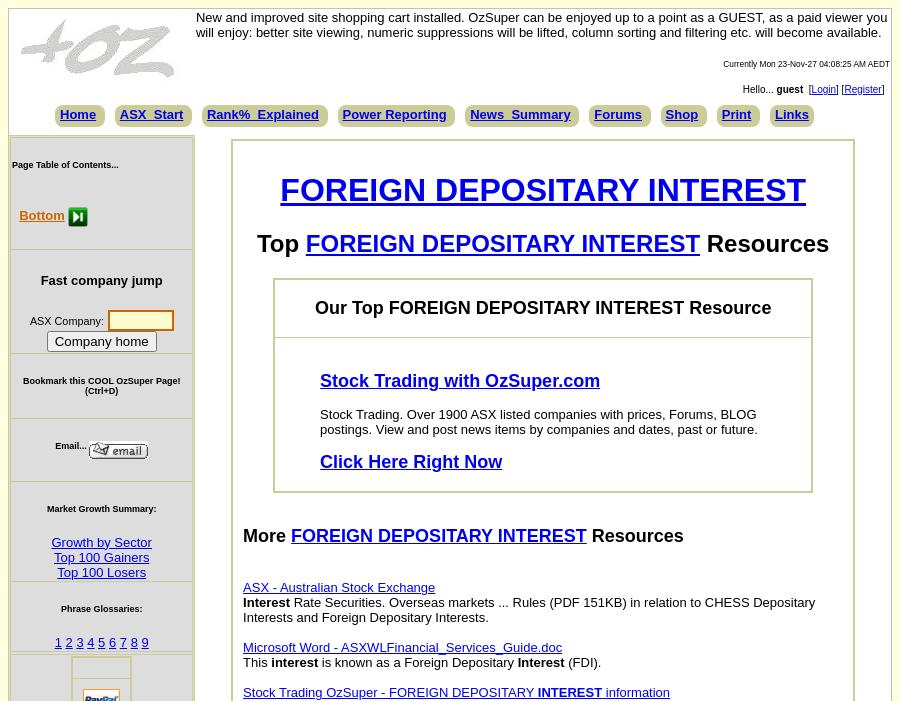 The image size is (900, 701). Describe the element at coordinates (63, 163) in the screenshot. I see `'Page Table of Contents...'` at that location.